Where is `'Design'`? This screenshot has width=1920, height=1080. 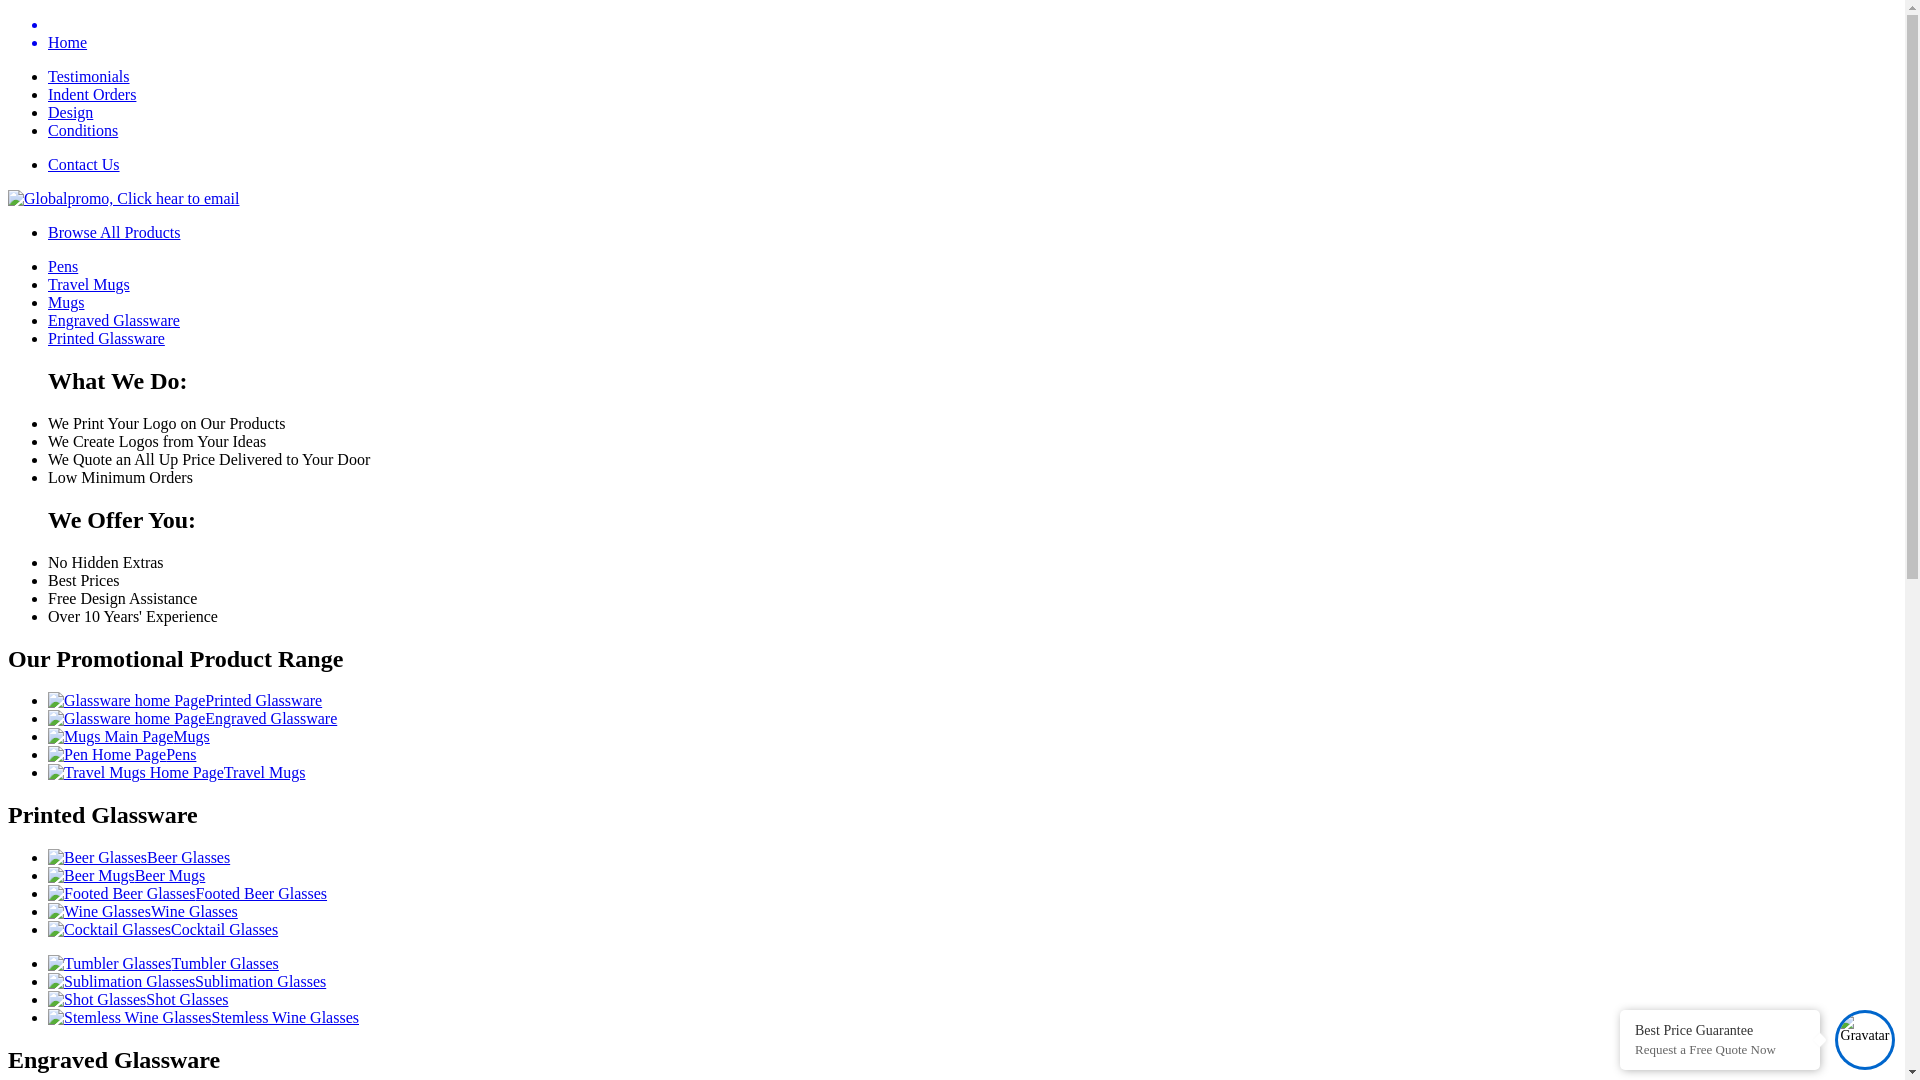
'Design' is located at coordinates (48, 112).